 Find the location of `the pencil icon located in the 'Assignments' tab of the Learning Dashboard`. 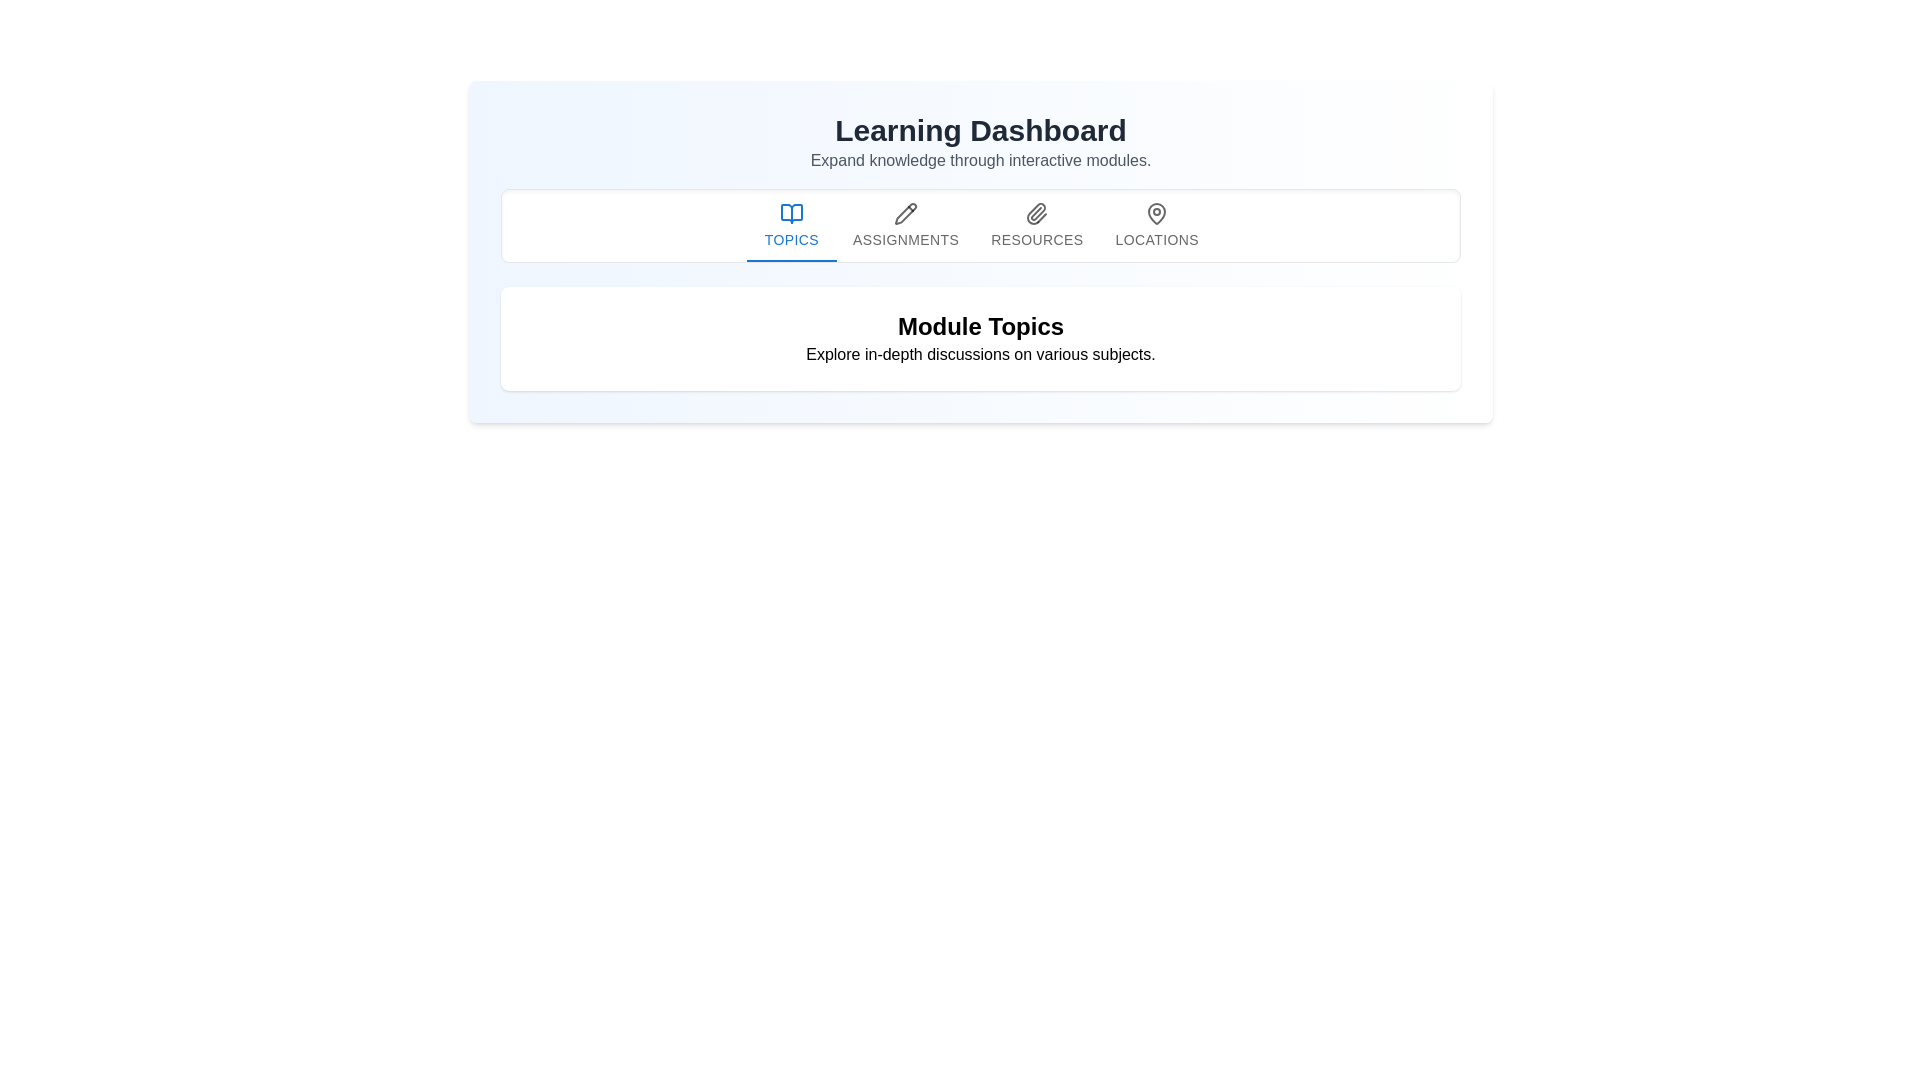

the pencil icon located in the 'Assignments' tab of the Learning Dashboard is located at coordinates (905, 214).